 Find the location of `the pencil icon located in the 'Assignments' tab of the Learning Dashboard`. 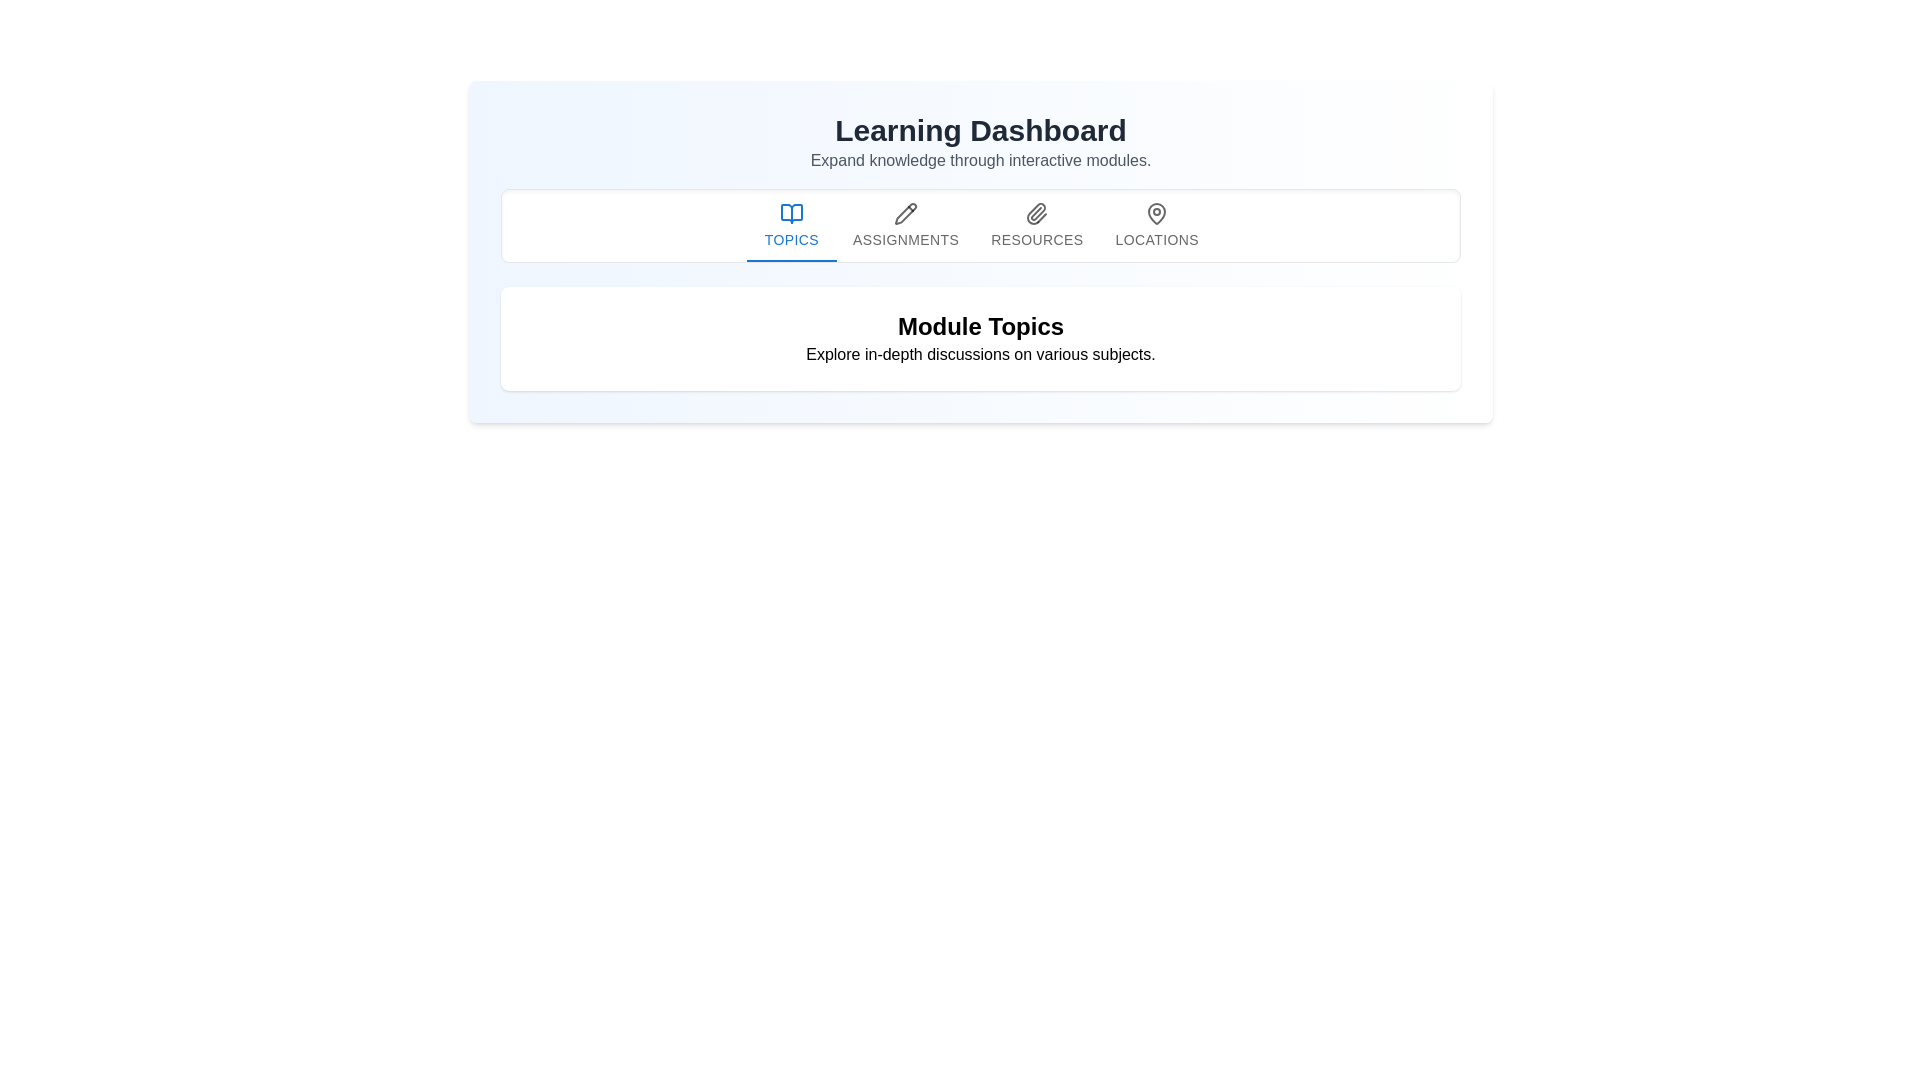

the pencil icon located in the 'Assignments' tab of the Learning Dashboard is located at coordinates (905, 214).